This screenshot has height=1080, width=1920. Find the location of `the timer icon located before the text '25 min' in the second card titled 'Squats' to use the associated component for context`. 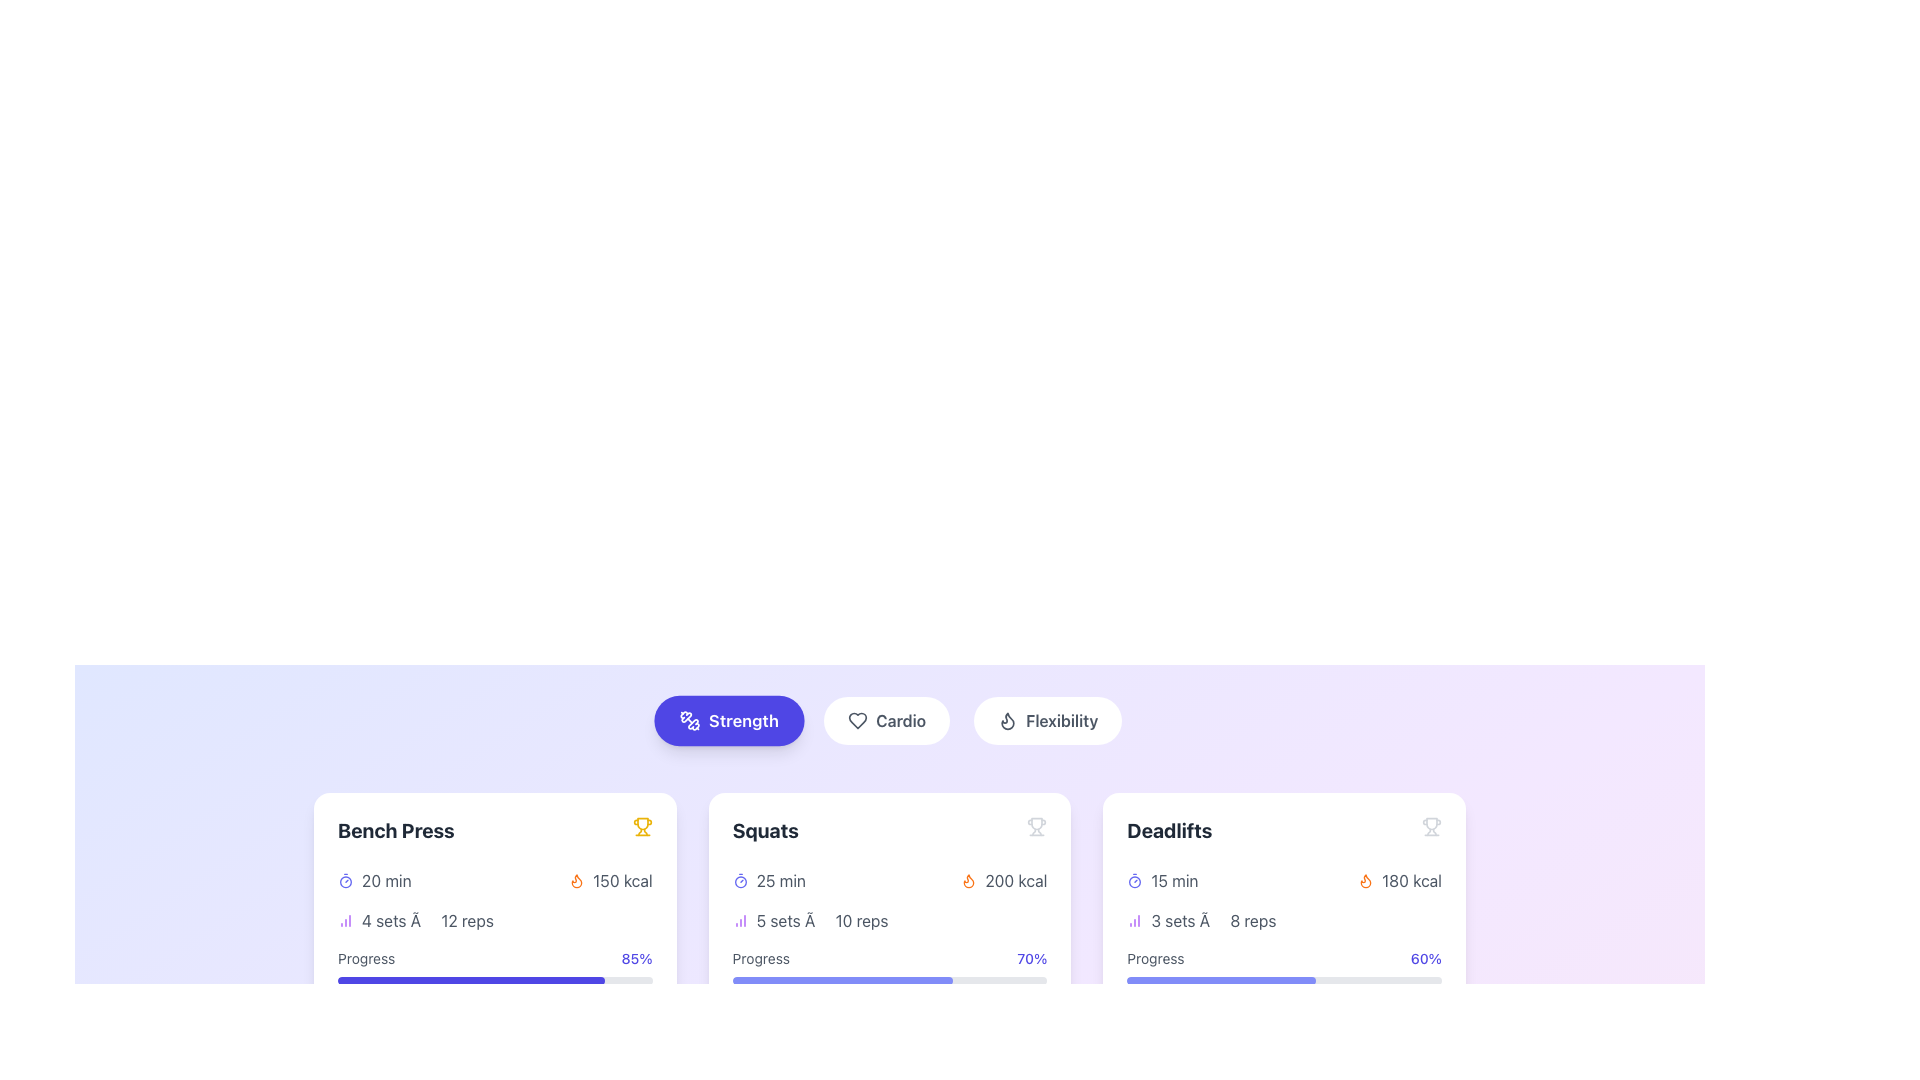

the timer icon located before the text '25 min' in the second card titled 'Squats' to use the associated component for context is located at coordinates (739, 879).